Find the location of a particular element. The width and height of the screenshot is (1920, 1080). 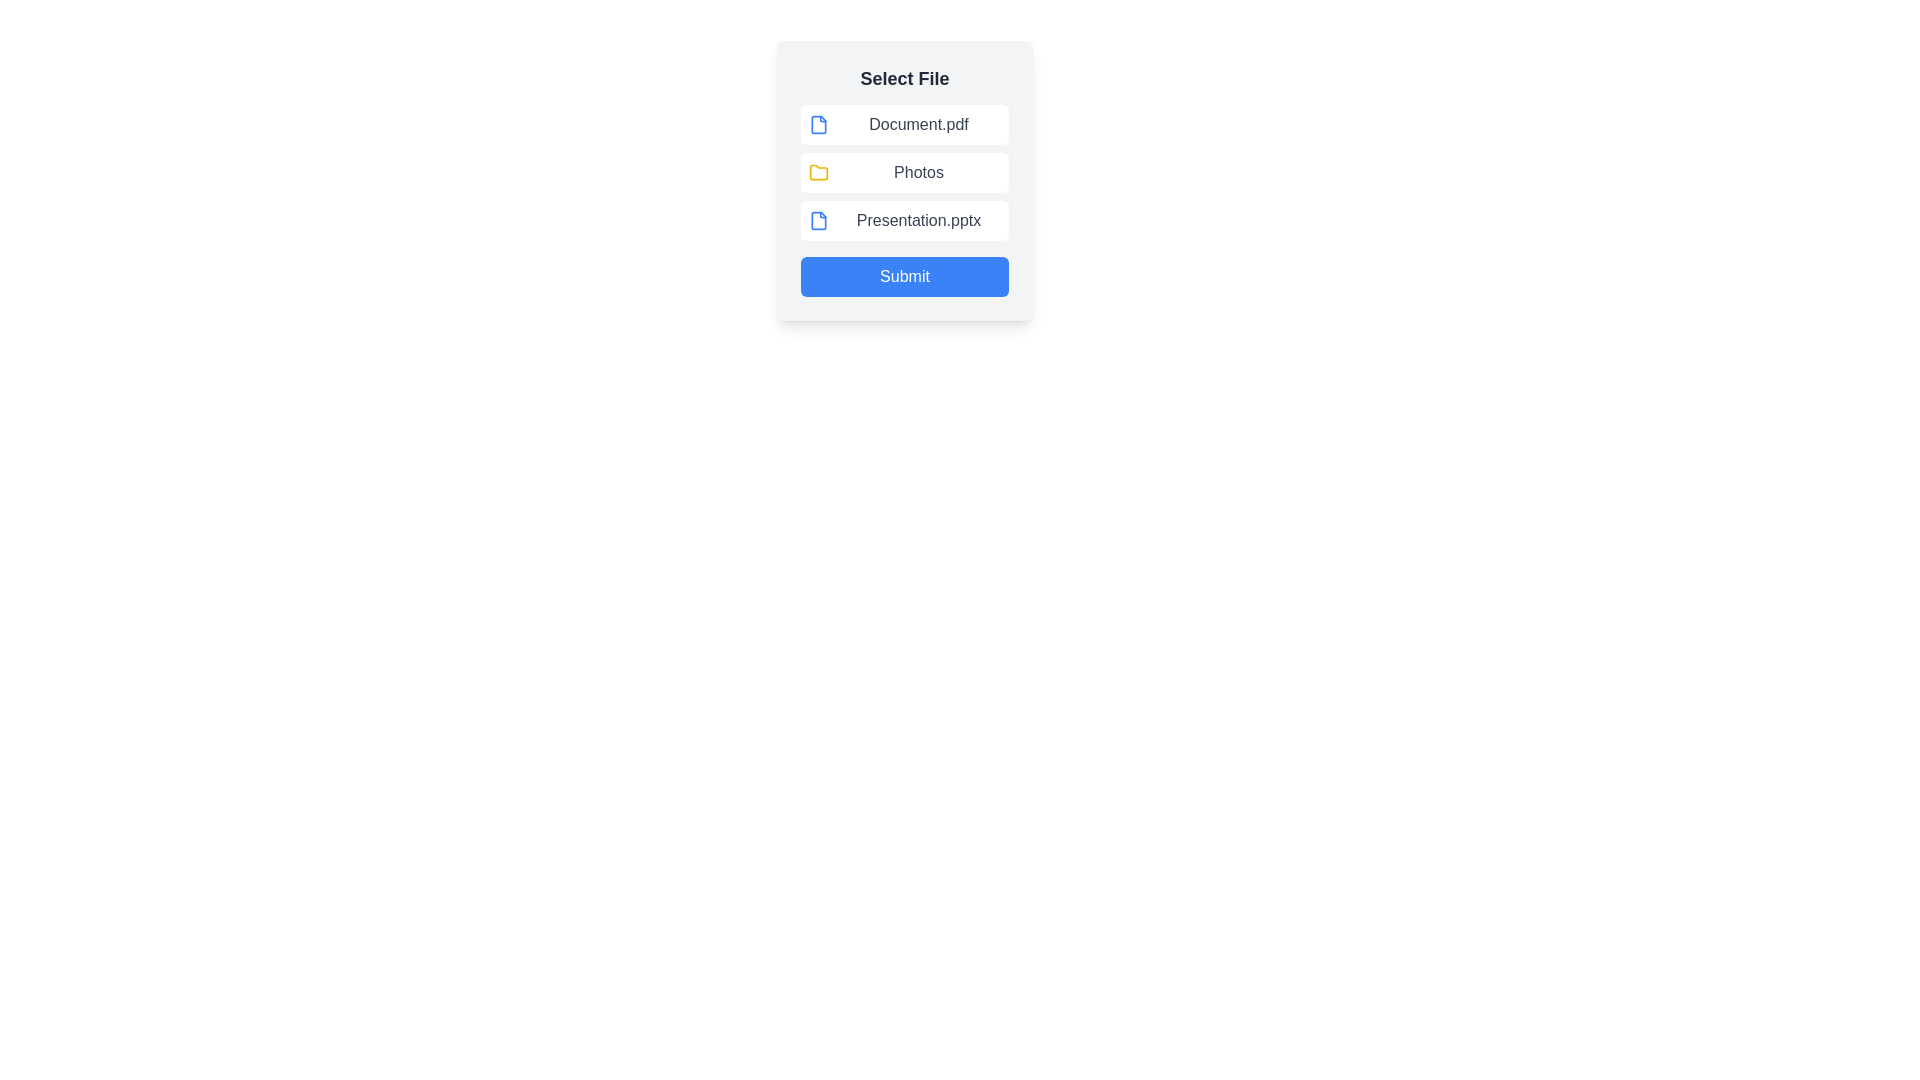

the first selectable item representing a document file in the vertical list is located at coordinates (904, 124).